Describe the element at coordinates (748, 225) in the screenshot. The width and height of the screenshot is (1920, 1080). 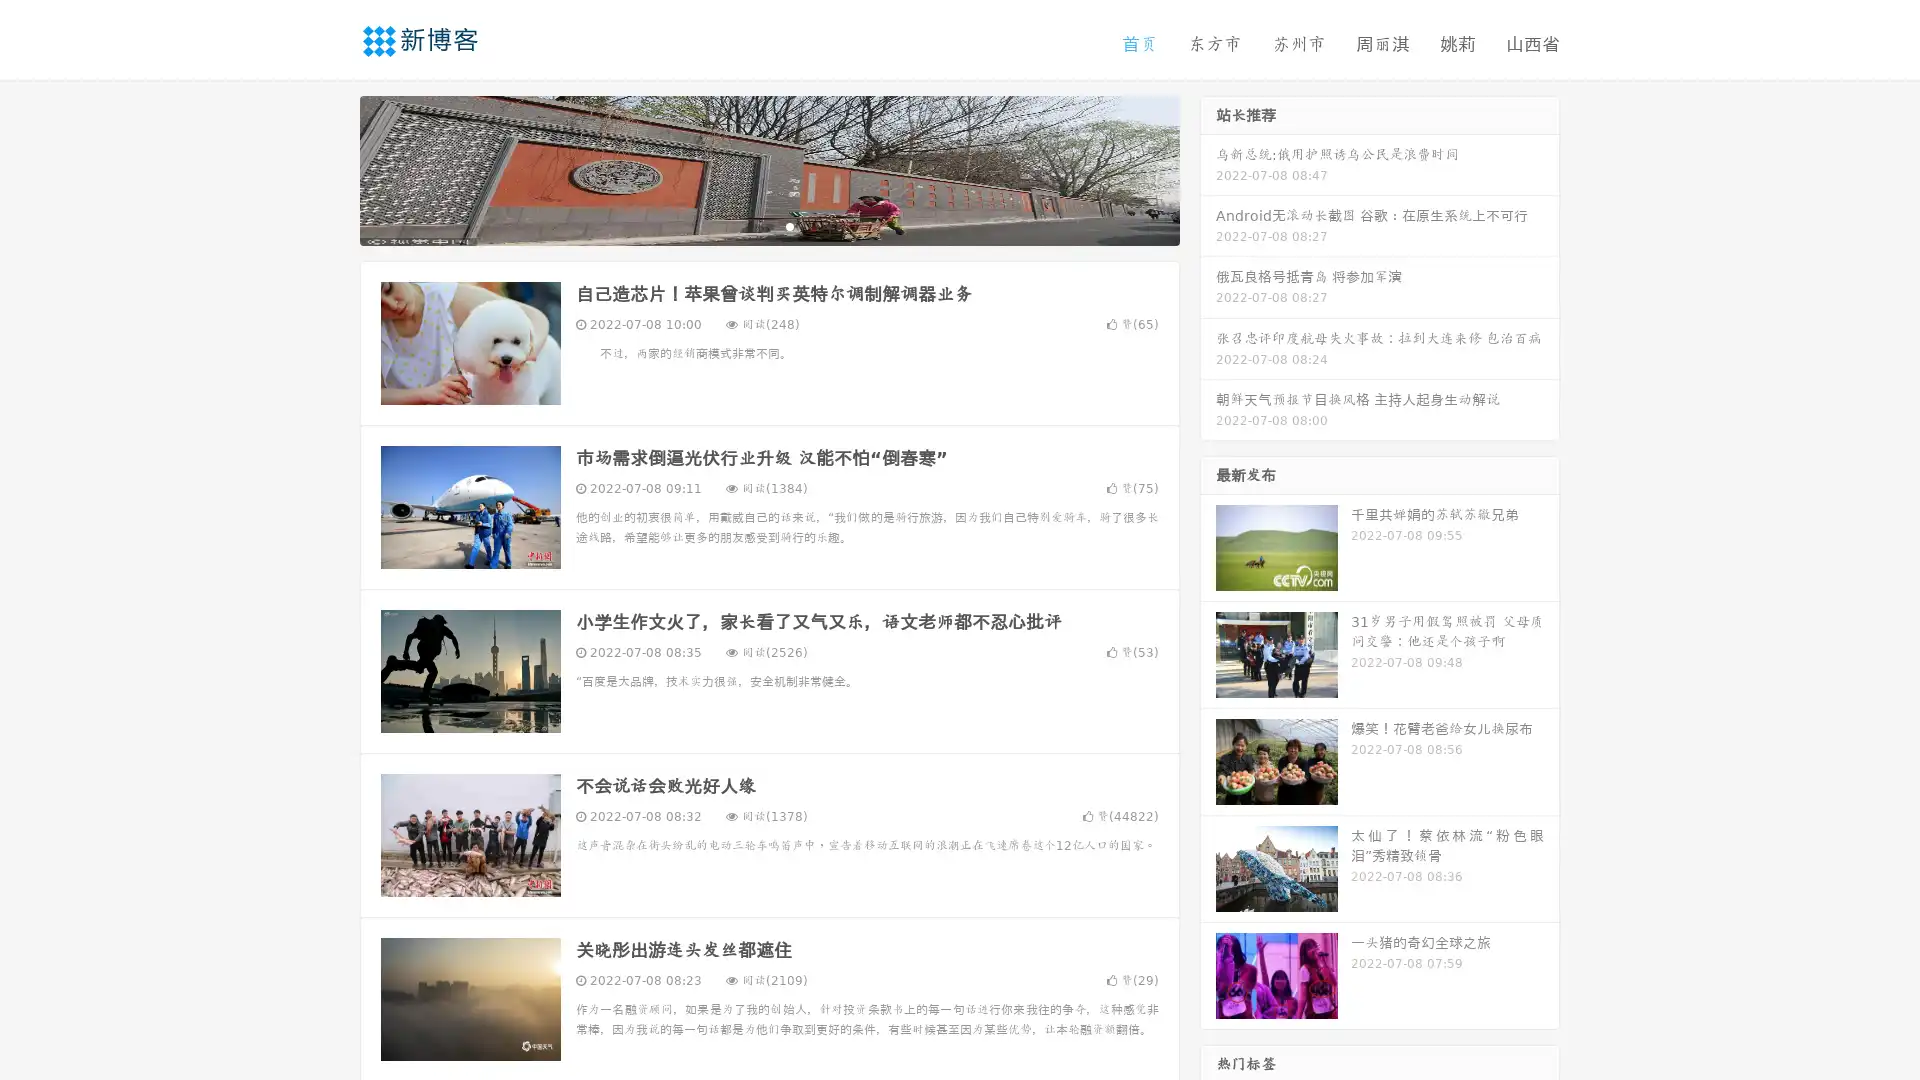
I see `Go to slide 1` at that location.